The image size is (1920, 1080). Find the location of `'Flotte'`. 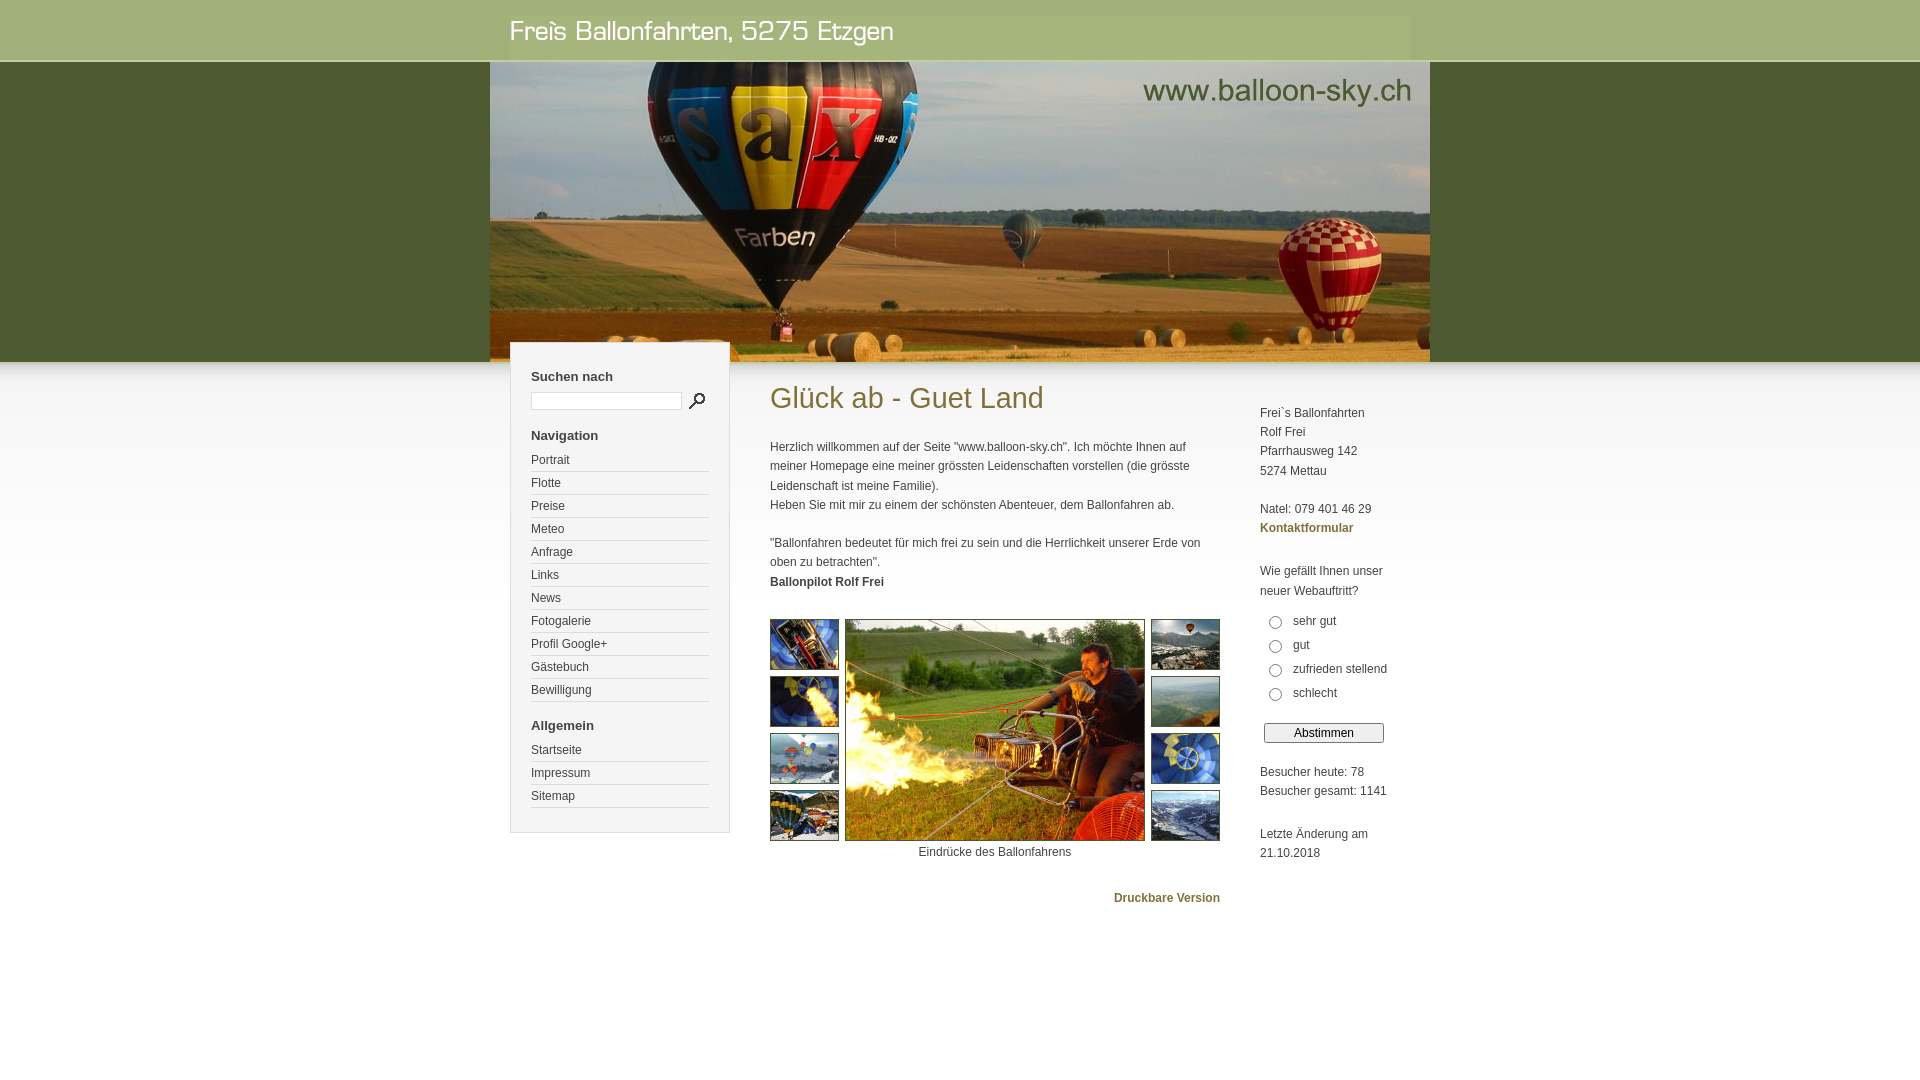

'Flotte' is located at coordinates (531, 483).